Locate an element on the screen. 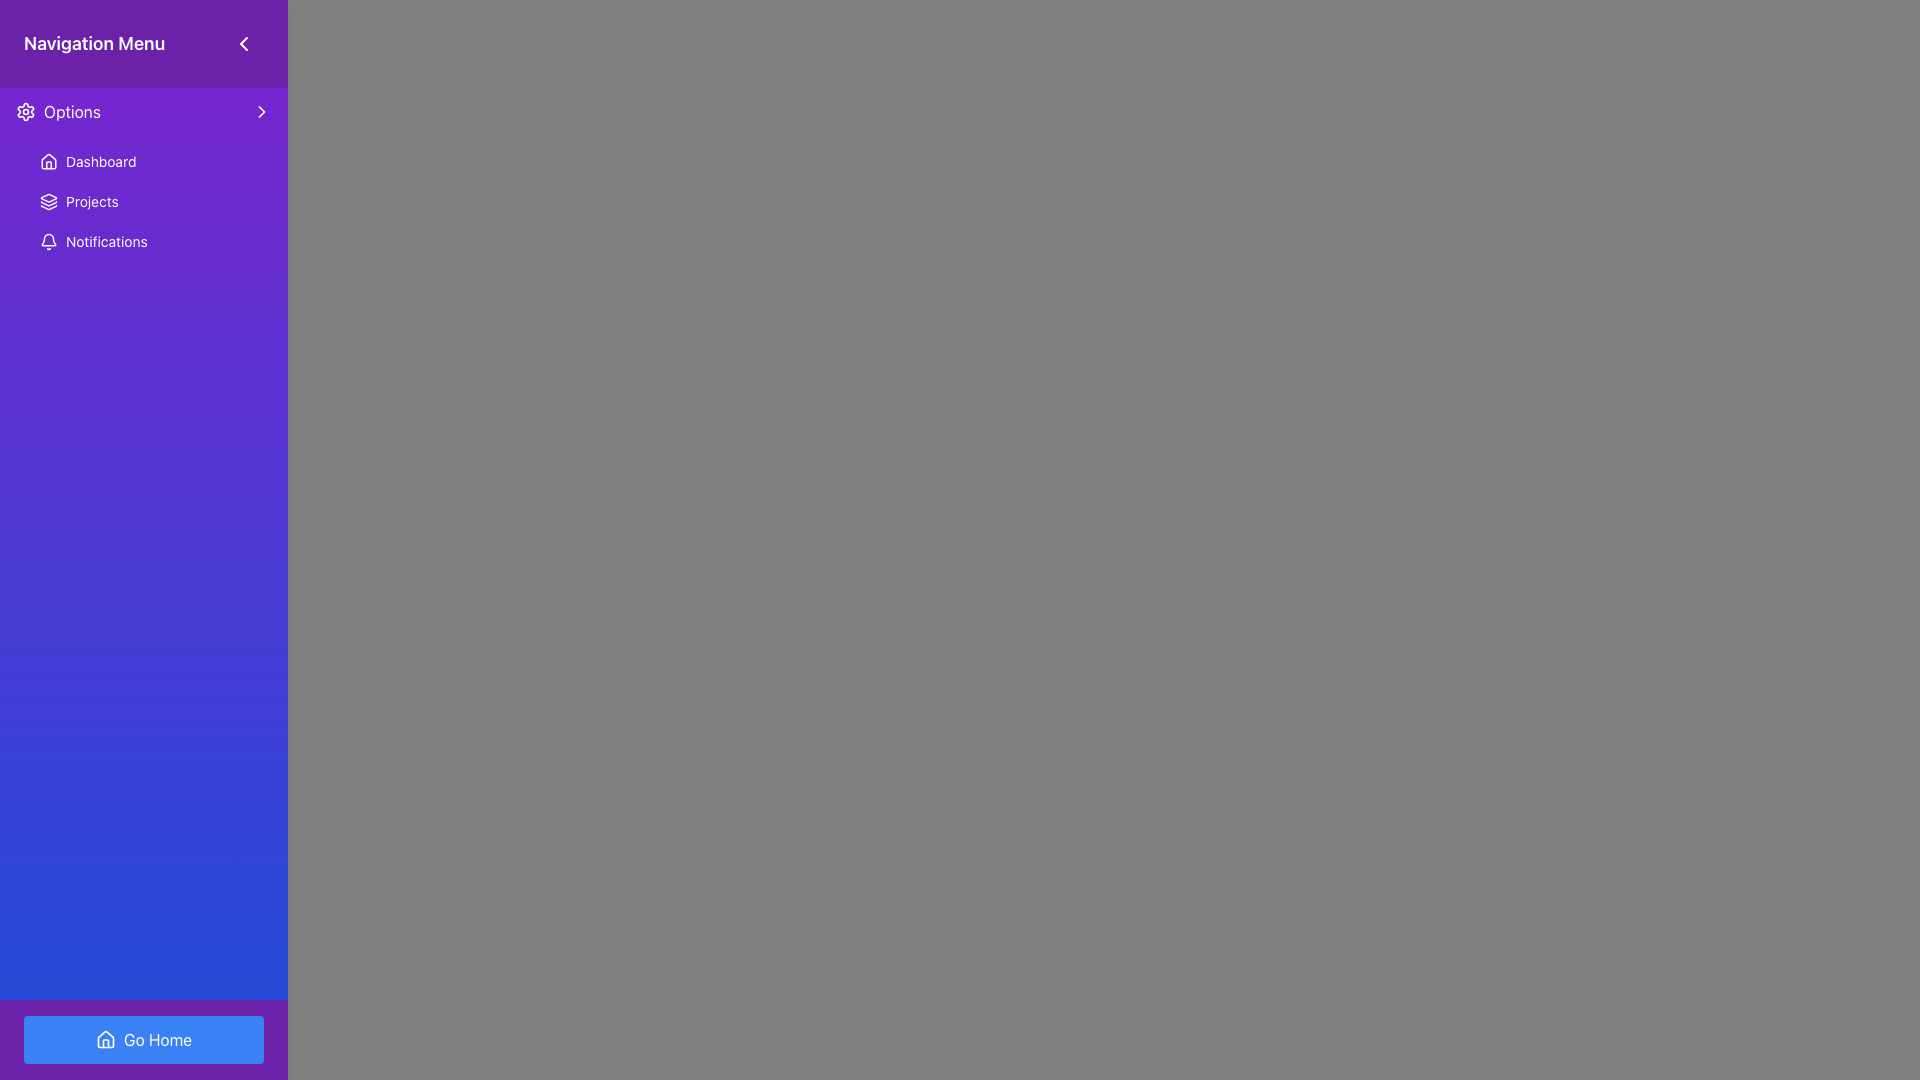 The height and width of the screenshot is (1080, 1920). the right-facing chevron arrow icon located in the navigation menu adjacent to the text 'Navigation Menu' is located at coordinates (261, 111).